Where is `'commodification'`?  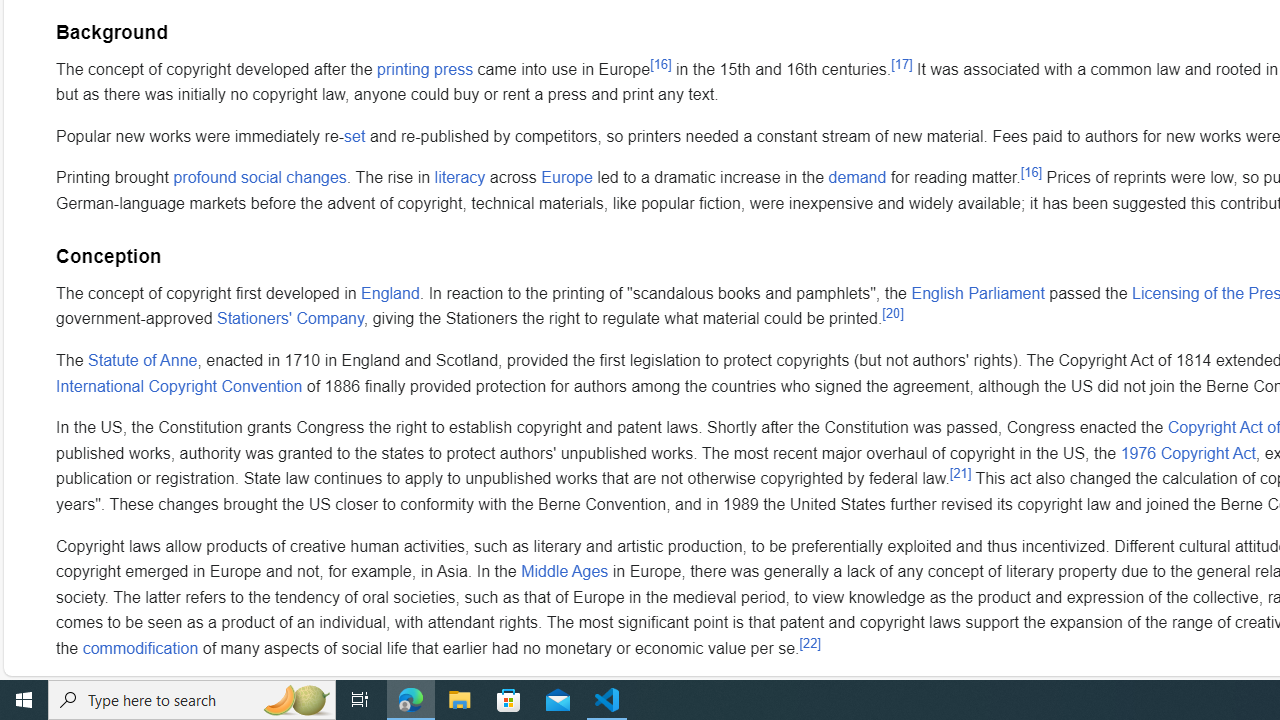
'commodification' is located at coordinates (139, 648).